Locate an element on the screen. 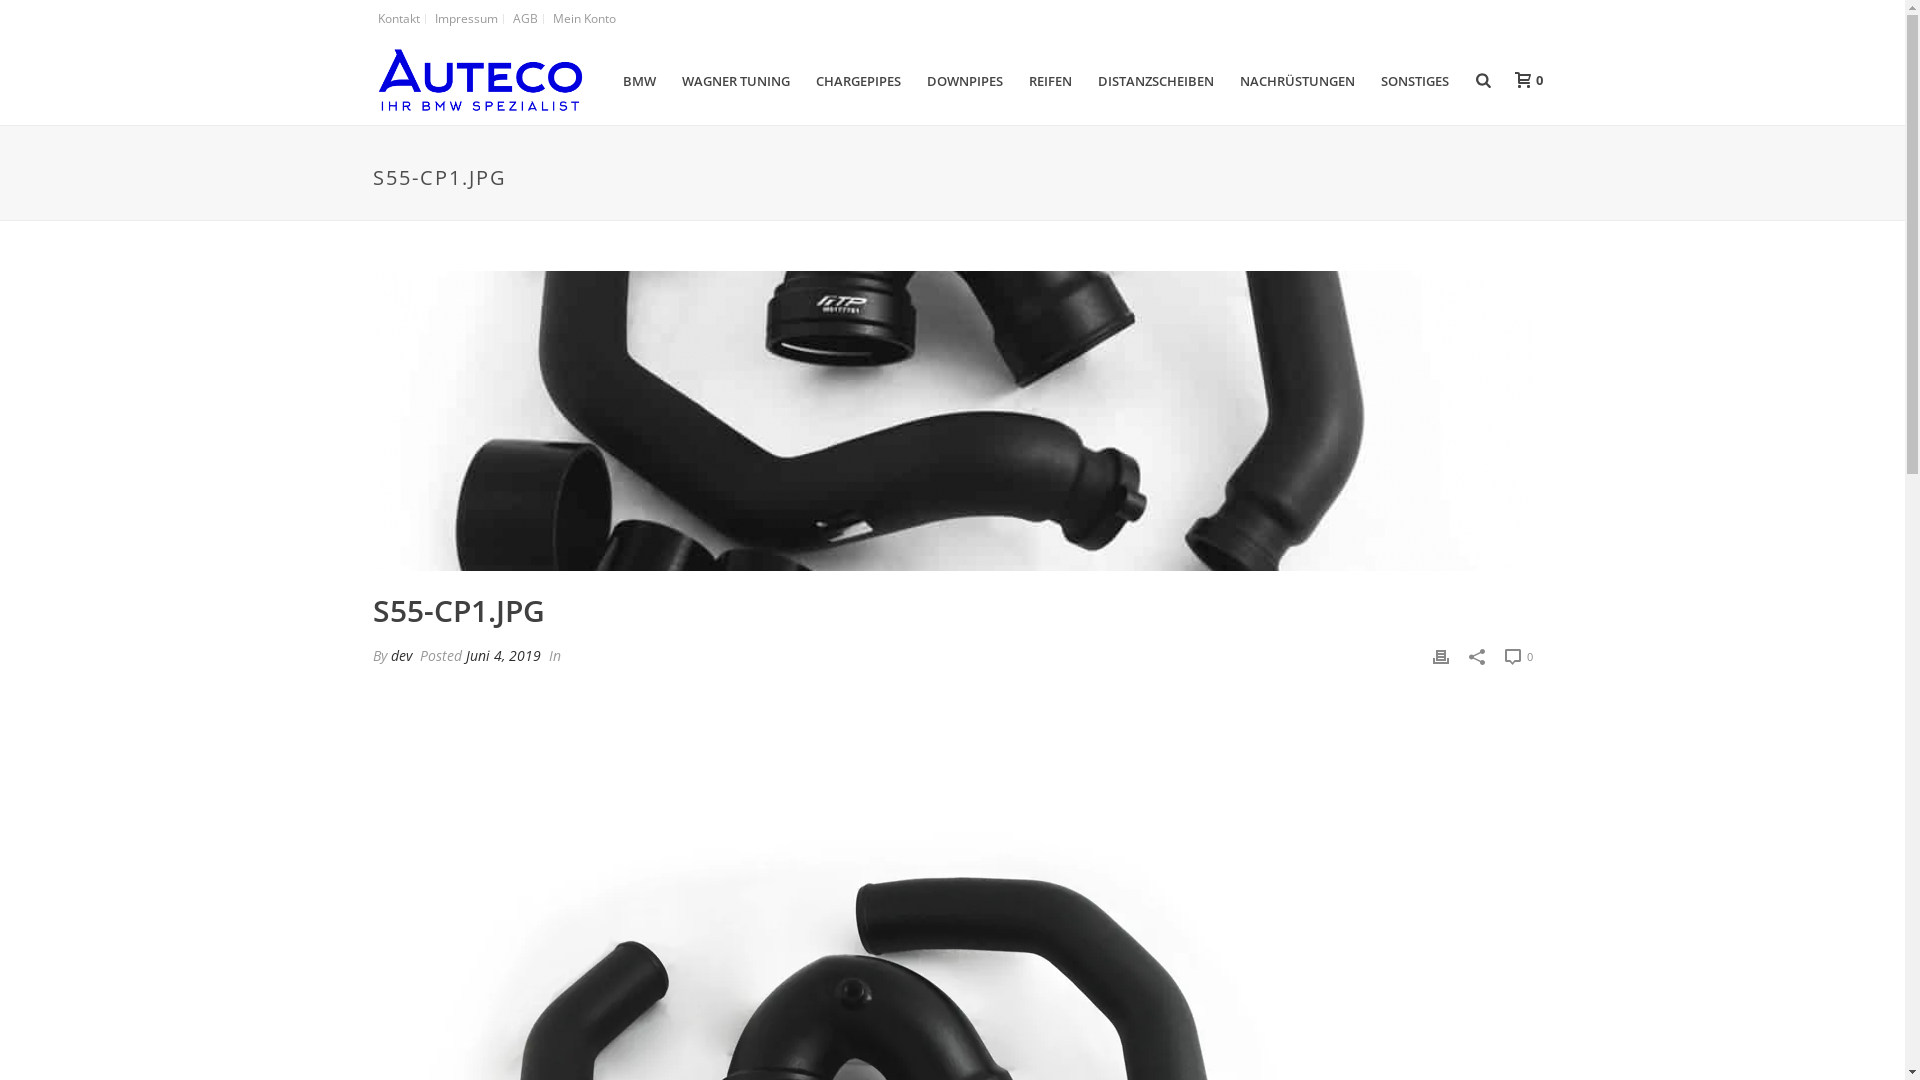 This screenshot has height=1080, width=1920. 'Mein Konto' is located at coordinates (583, 19).